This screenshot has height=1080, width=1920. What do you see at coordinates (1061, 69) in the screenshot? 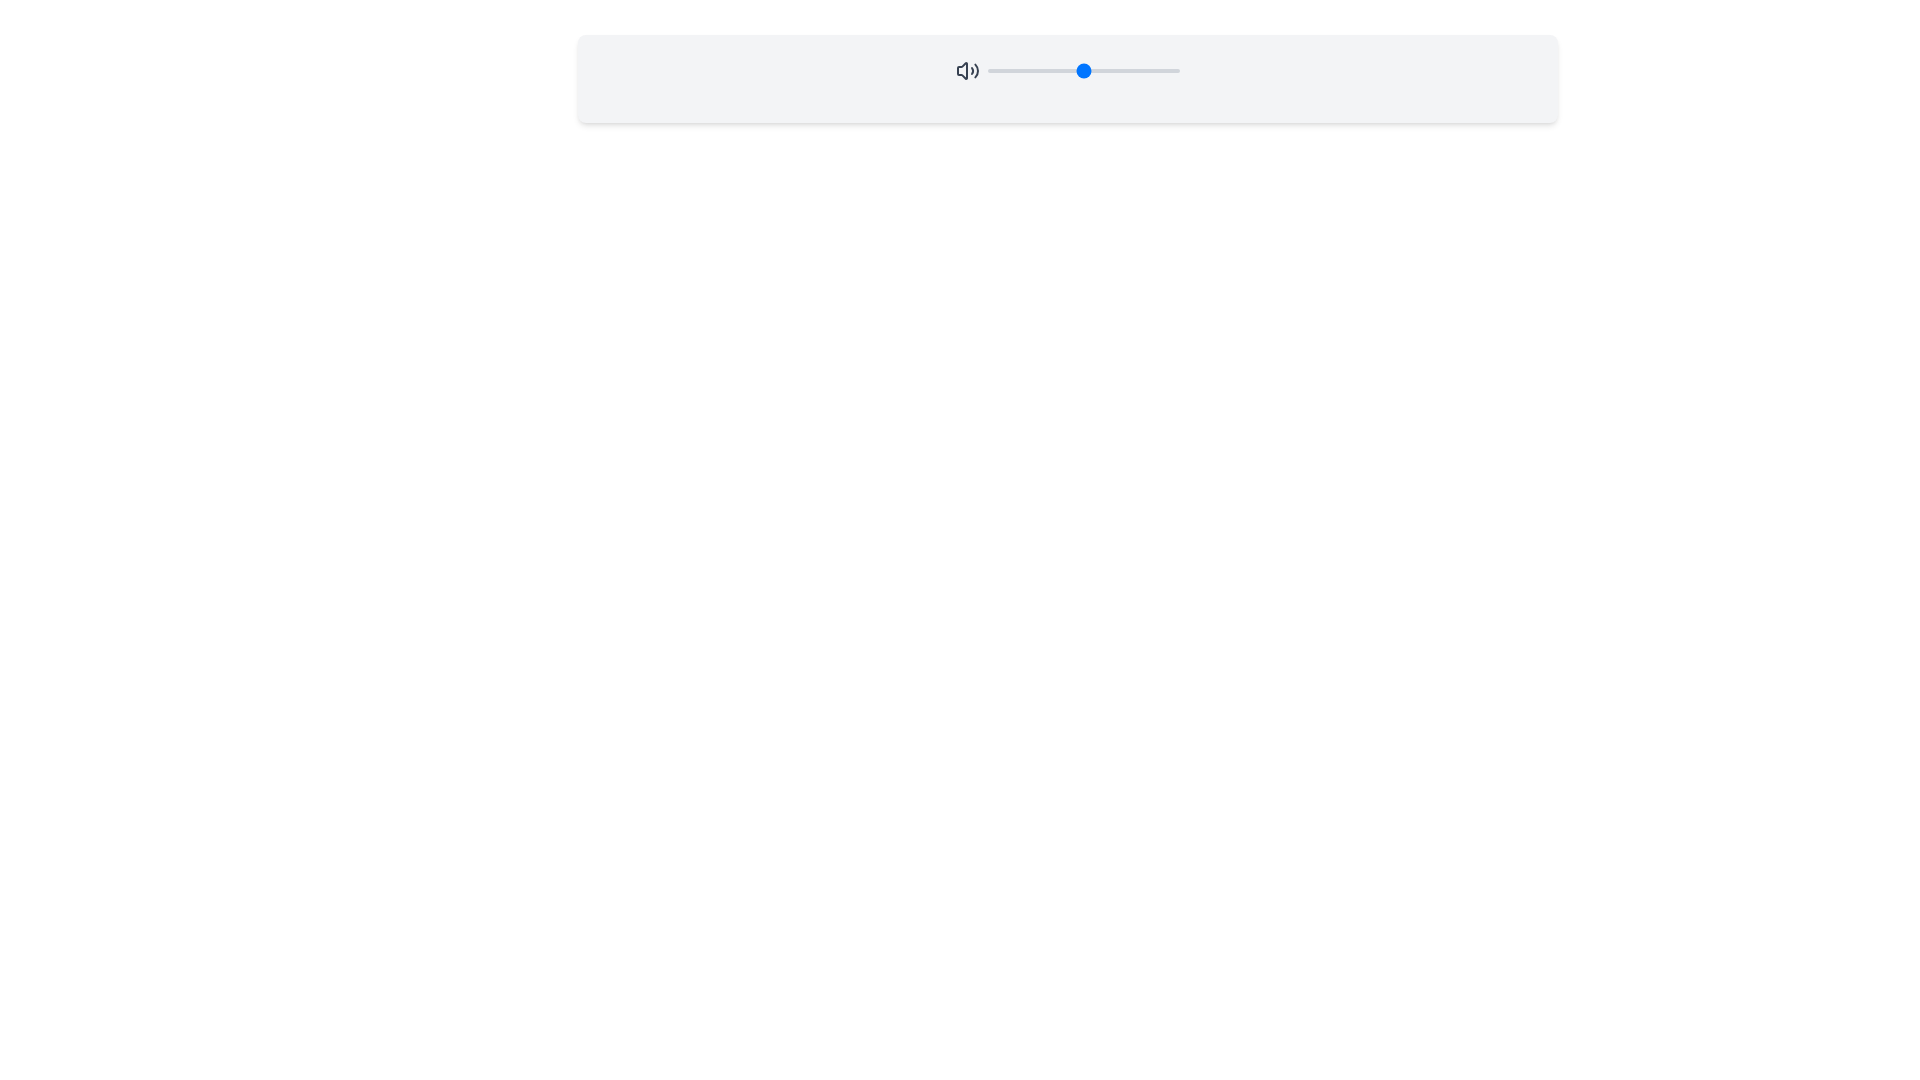
I see `the slider` at bounding box center [1061, 69].